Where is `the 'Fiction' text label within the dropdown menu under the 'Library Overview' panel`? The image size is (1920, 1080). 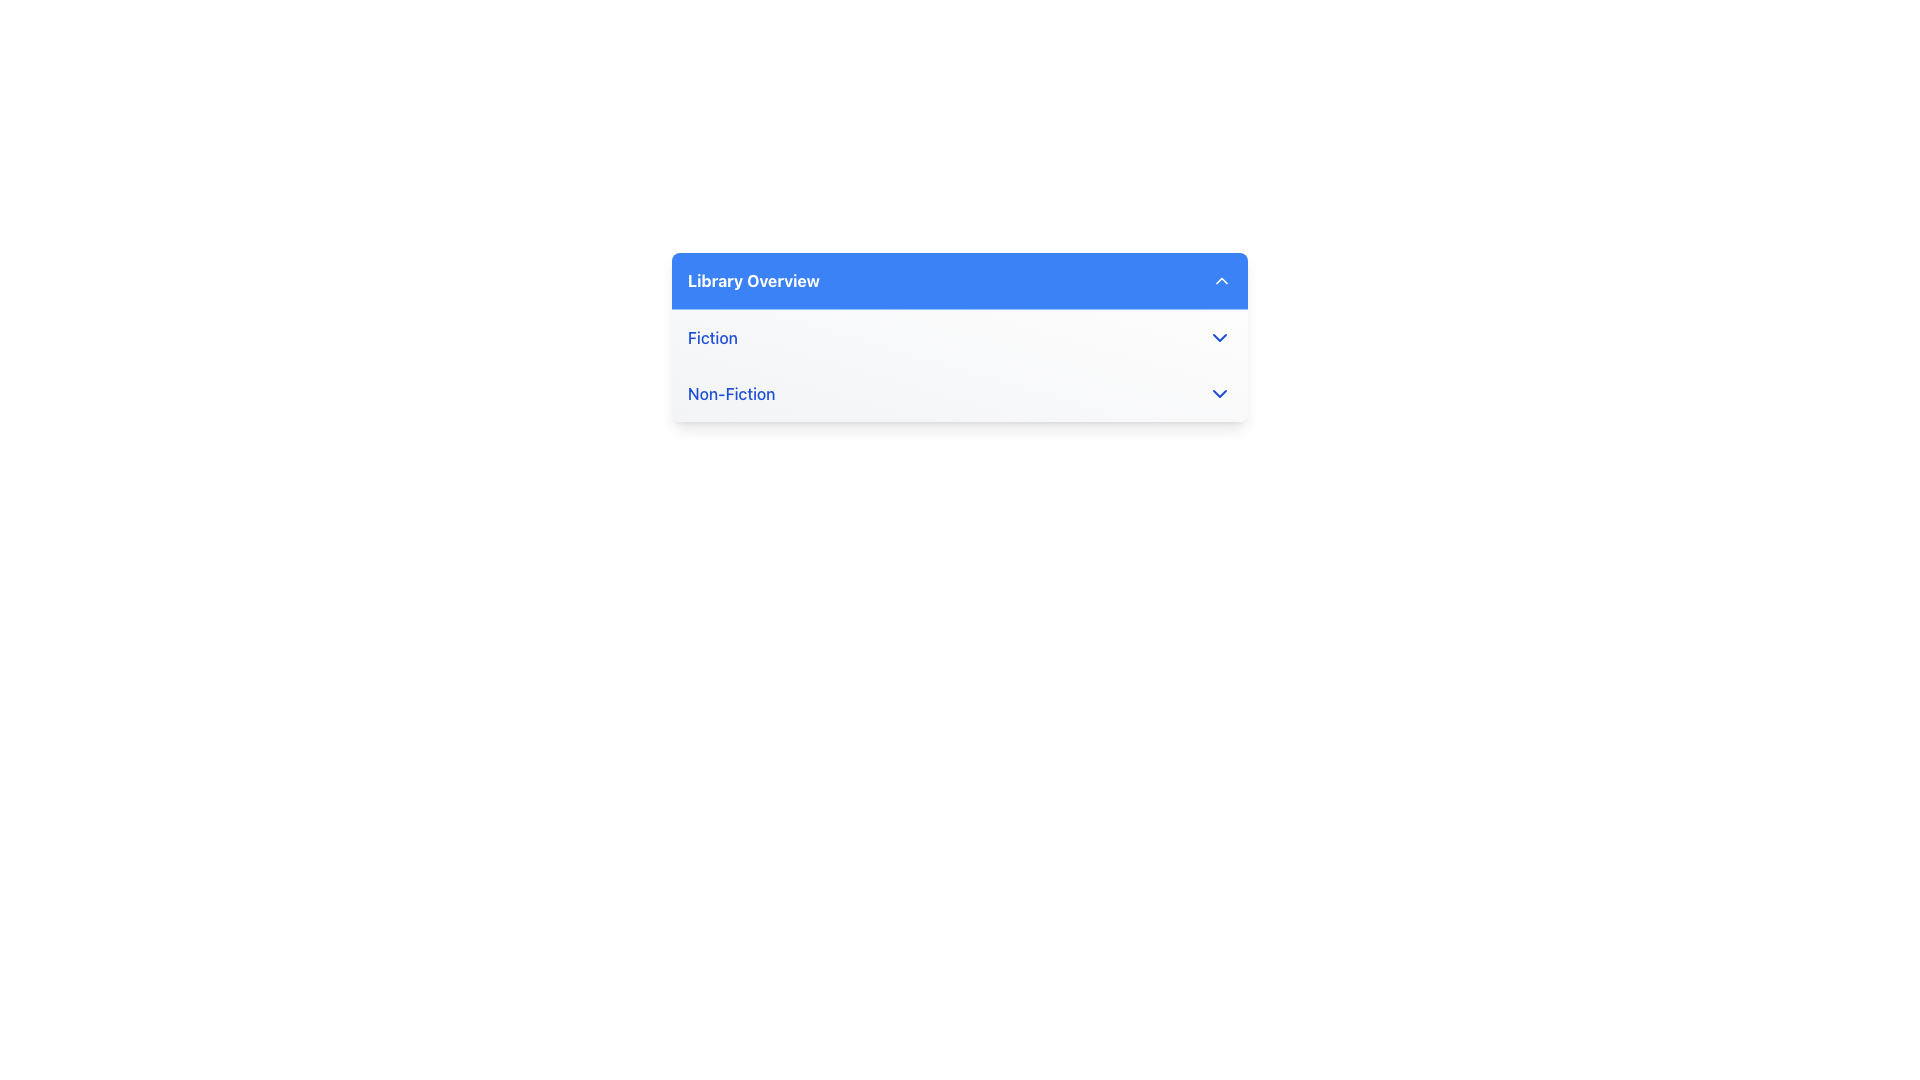 the 'Fiction' text label within the dropdown menu under the 'Library Overview' panel is located at coordinates (712, 337).